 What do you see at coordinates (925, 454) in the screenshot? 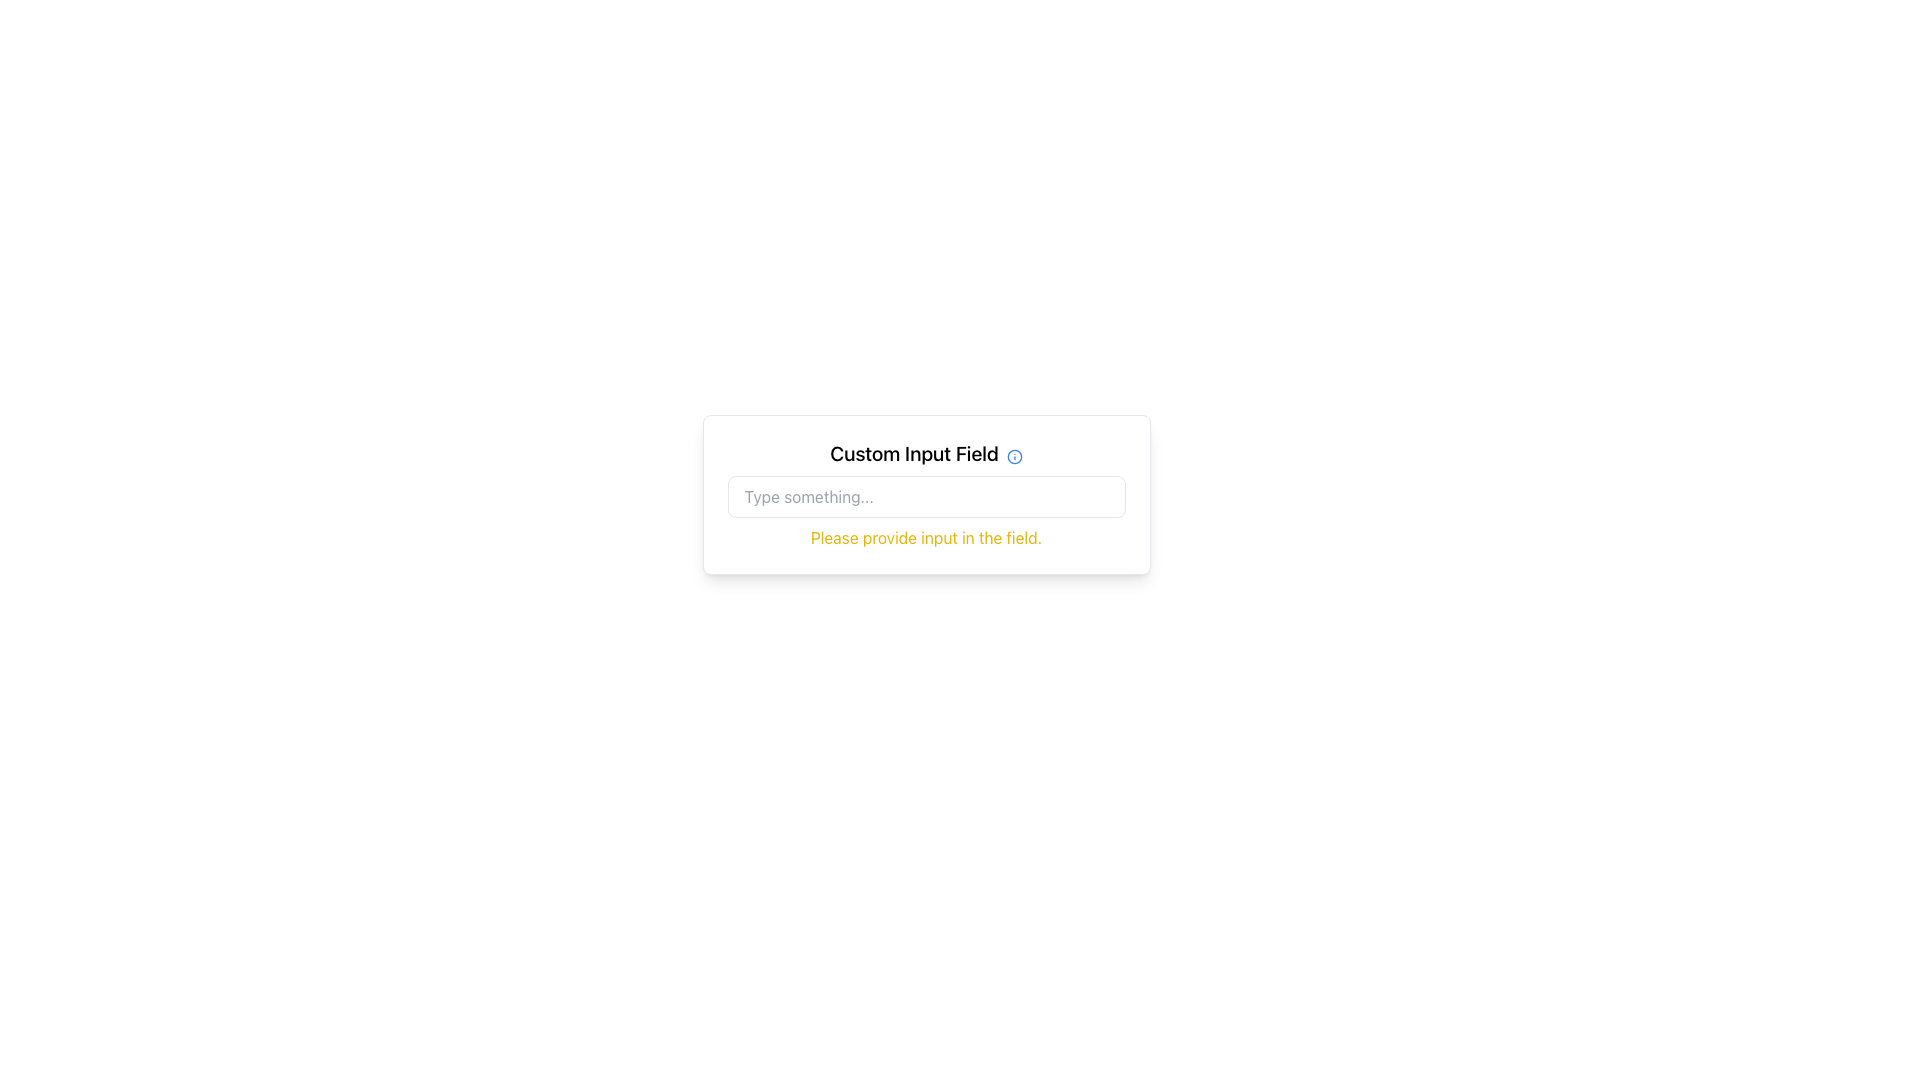
I see `the prominent text header label styled with large bold font above the input field` at bounding box center [925, 454].